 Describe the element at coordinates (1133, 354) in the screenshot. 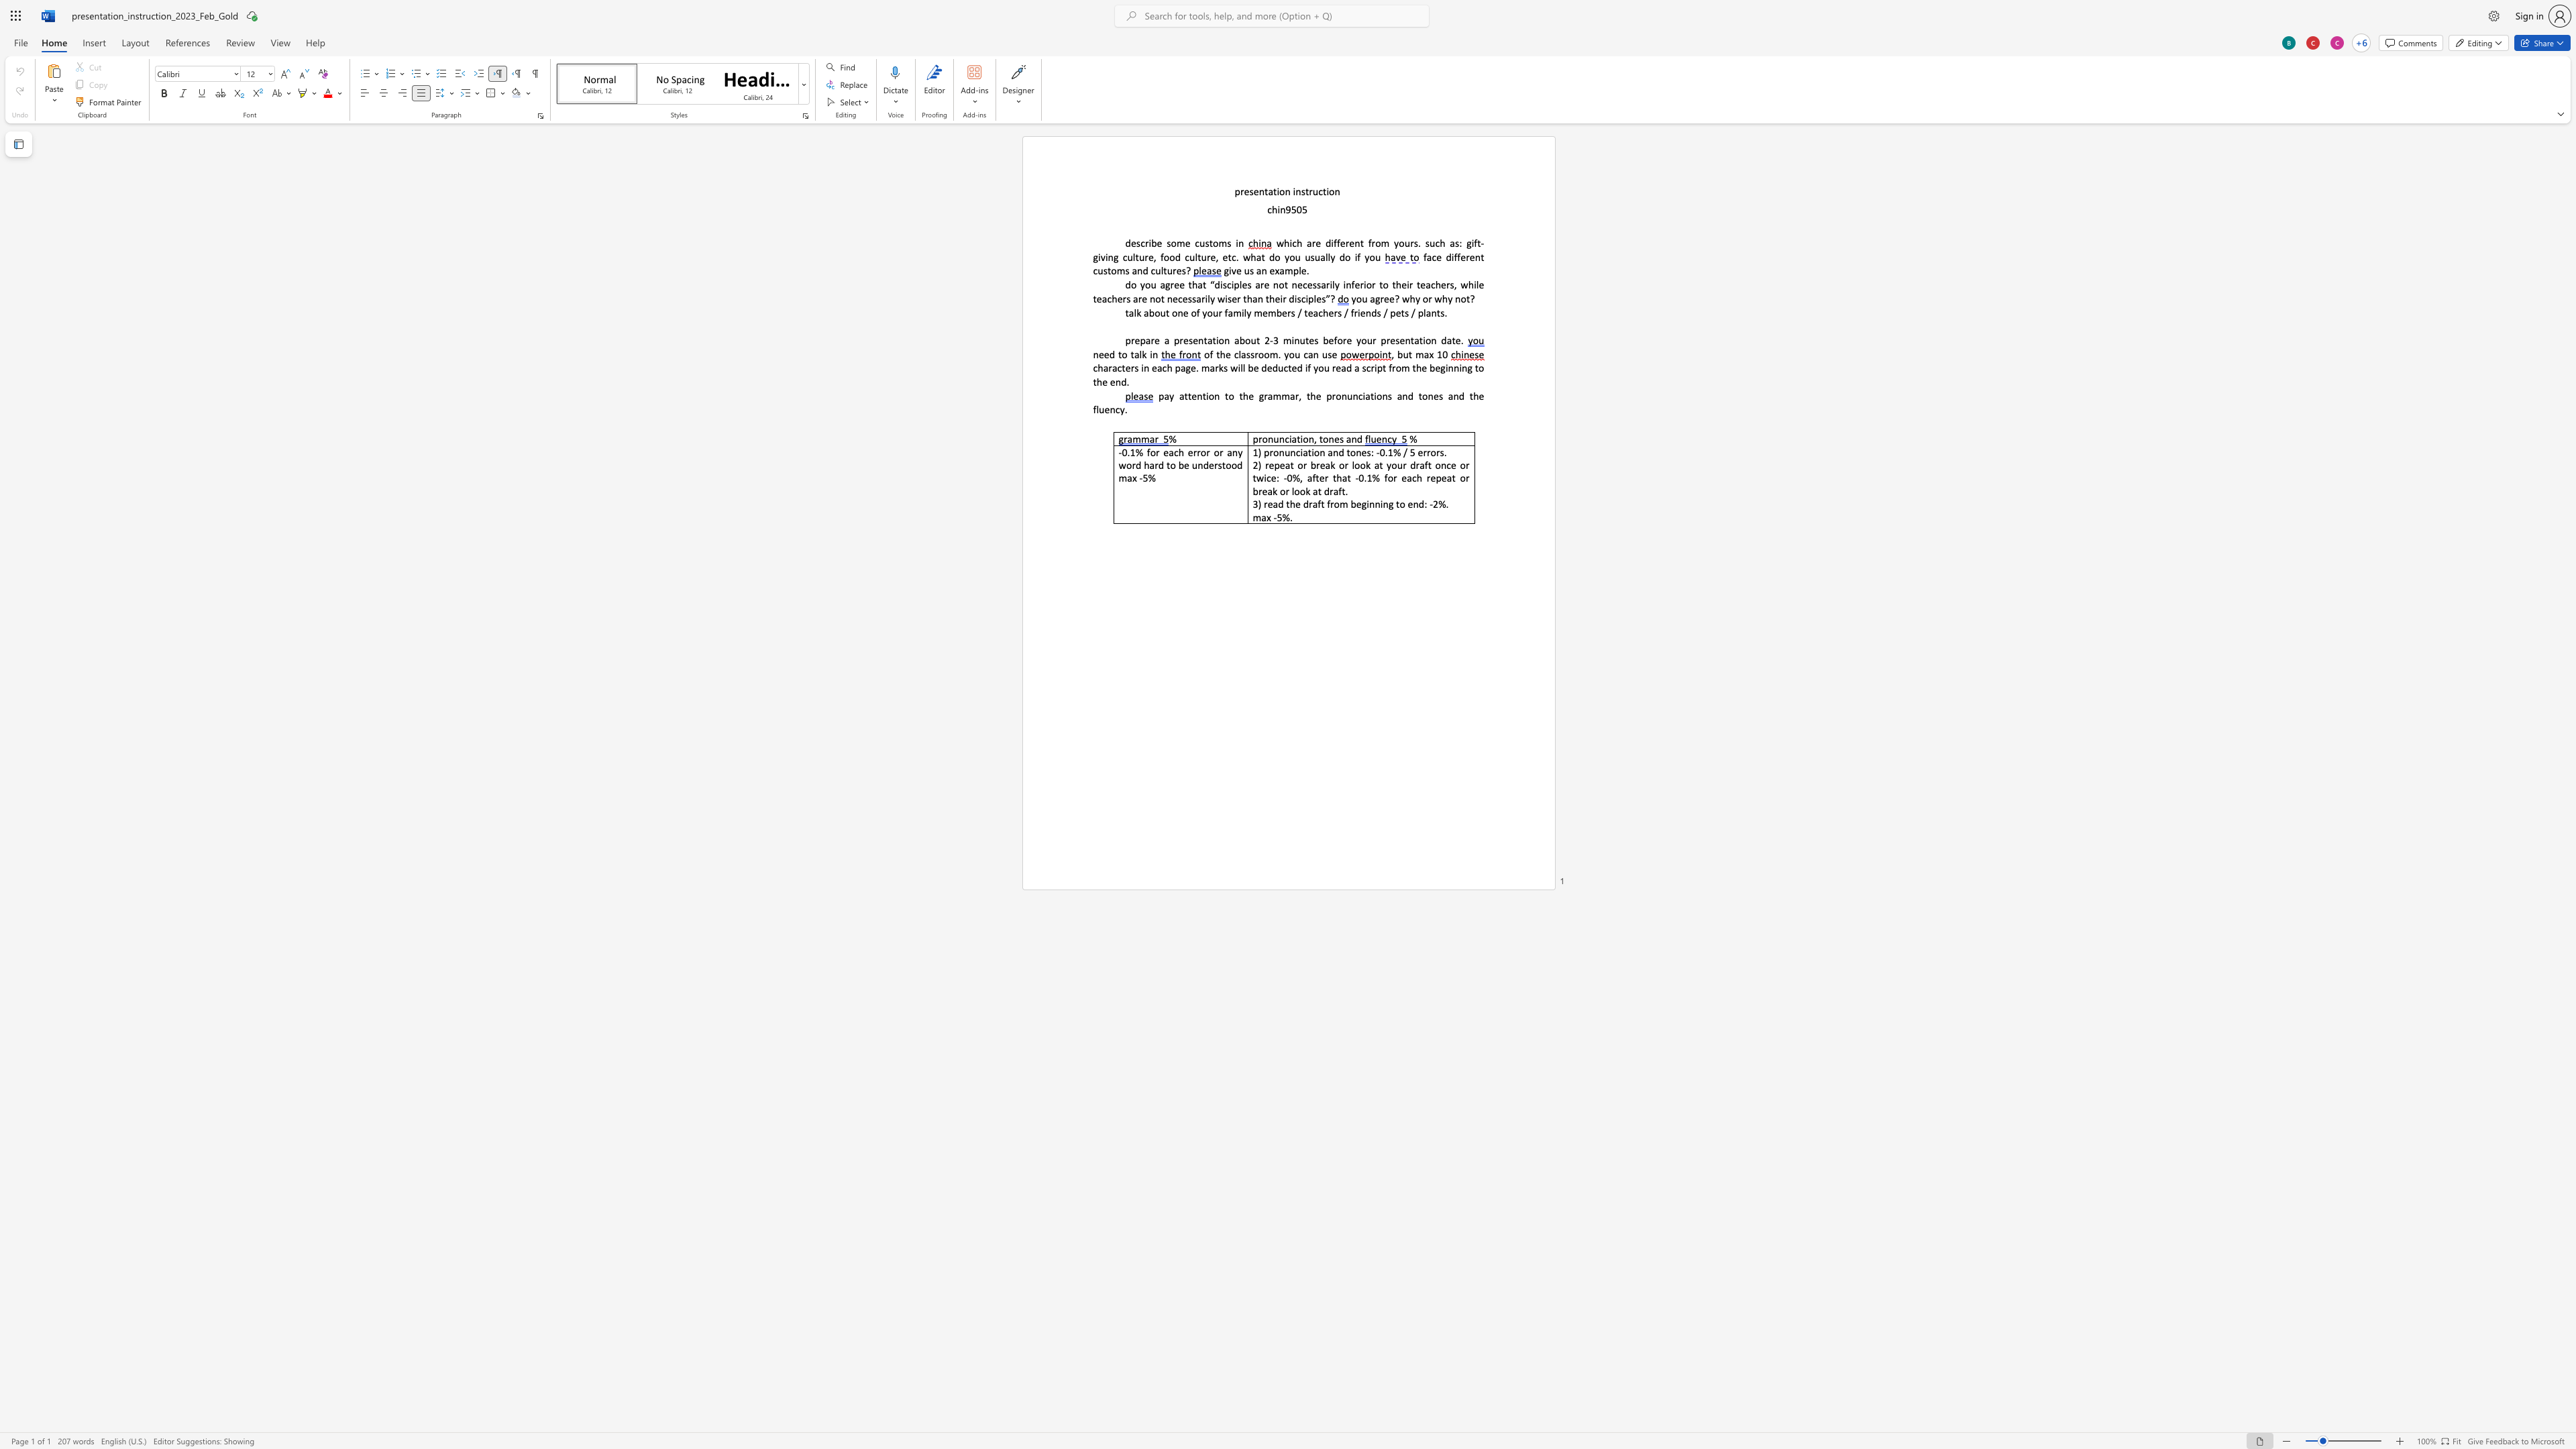

I see `the space between the continuous character "t" and "a" in the text` at that location.